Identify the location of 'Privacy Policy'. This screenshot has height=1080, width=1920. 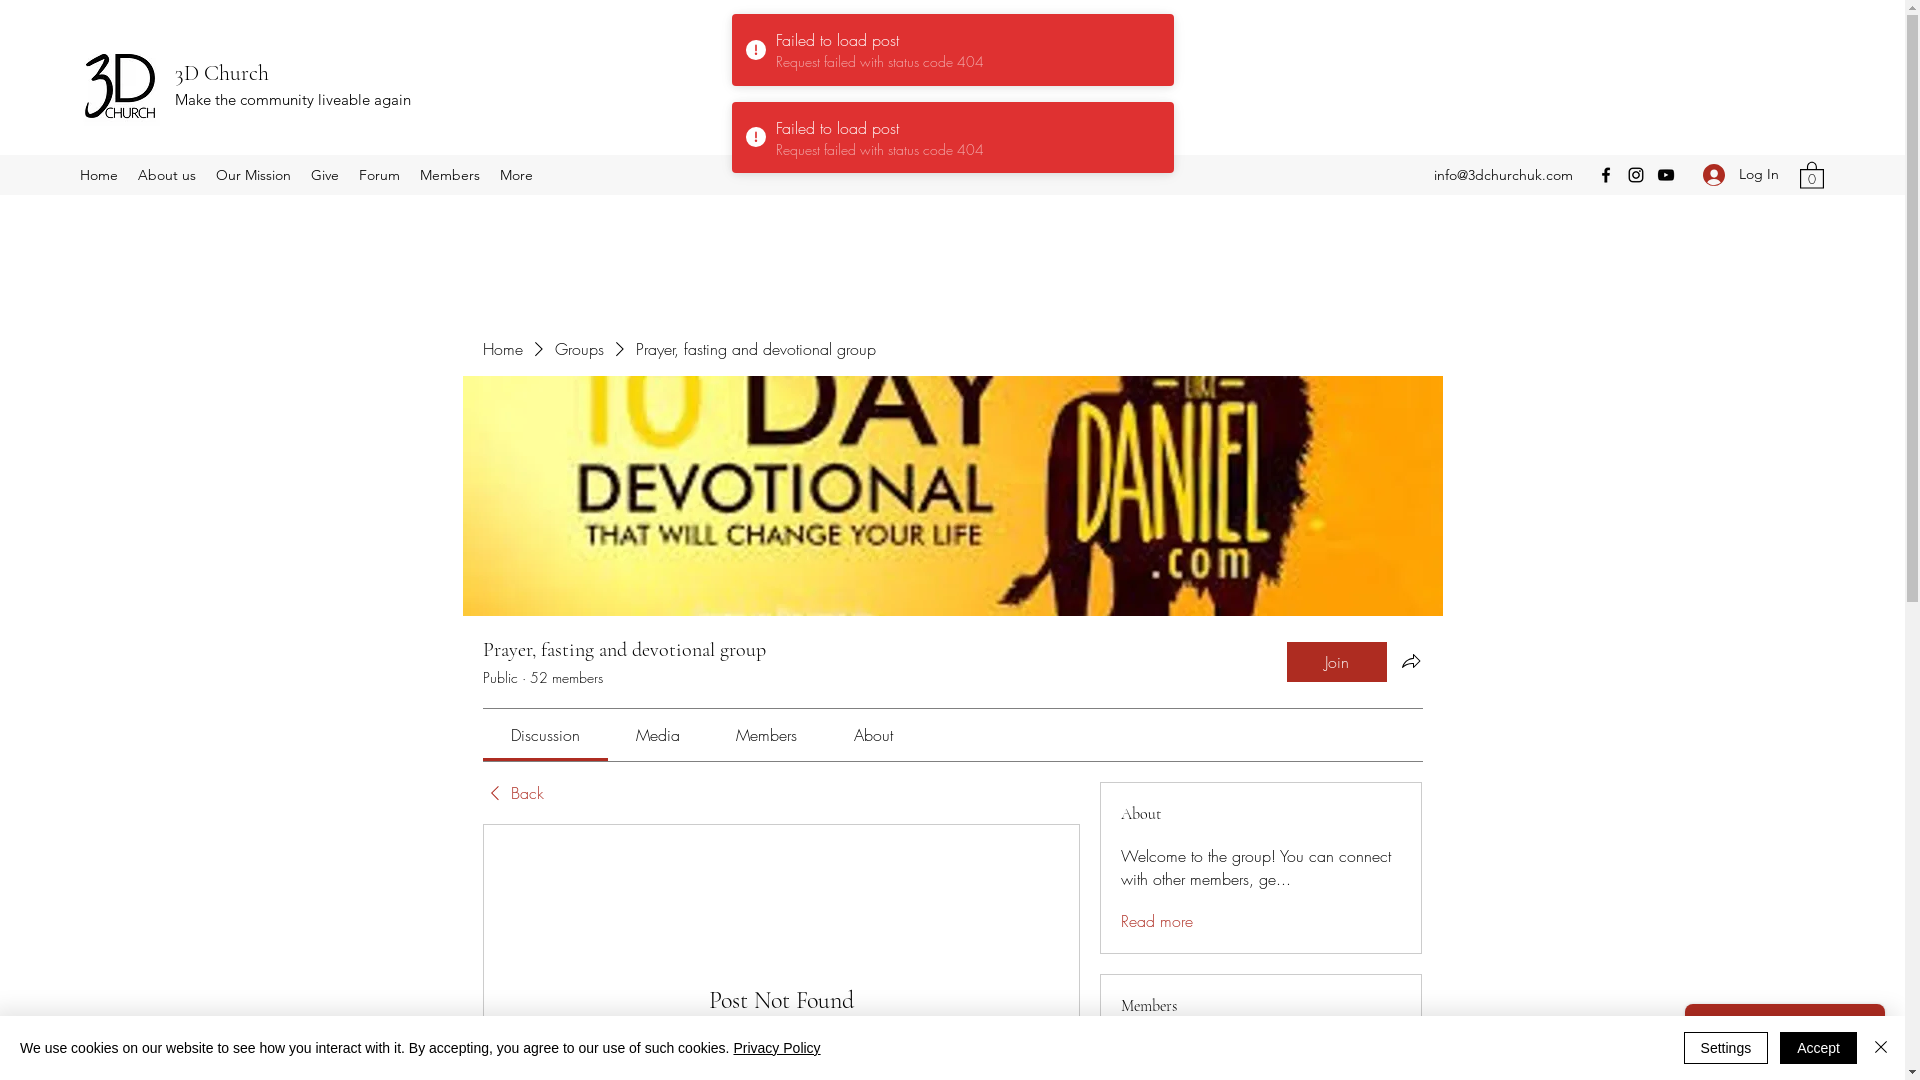
(732, 1047).